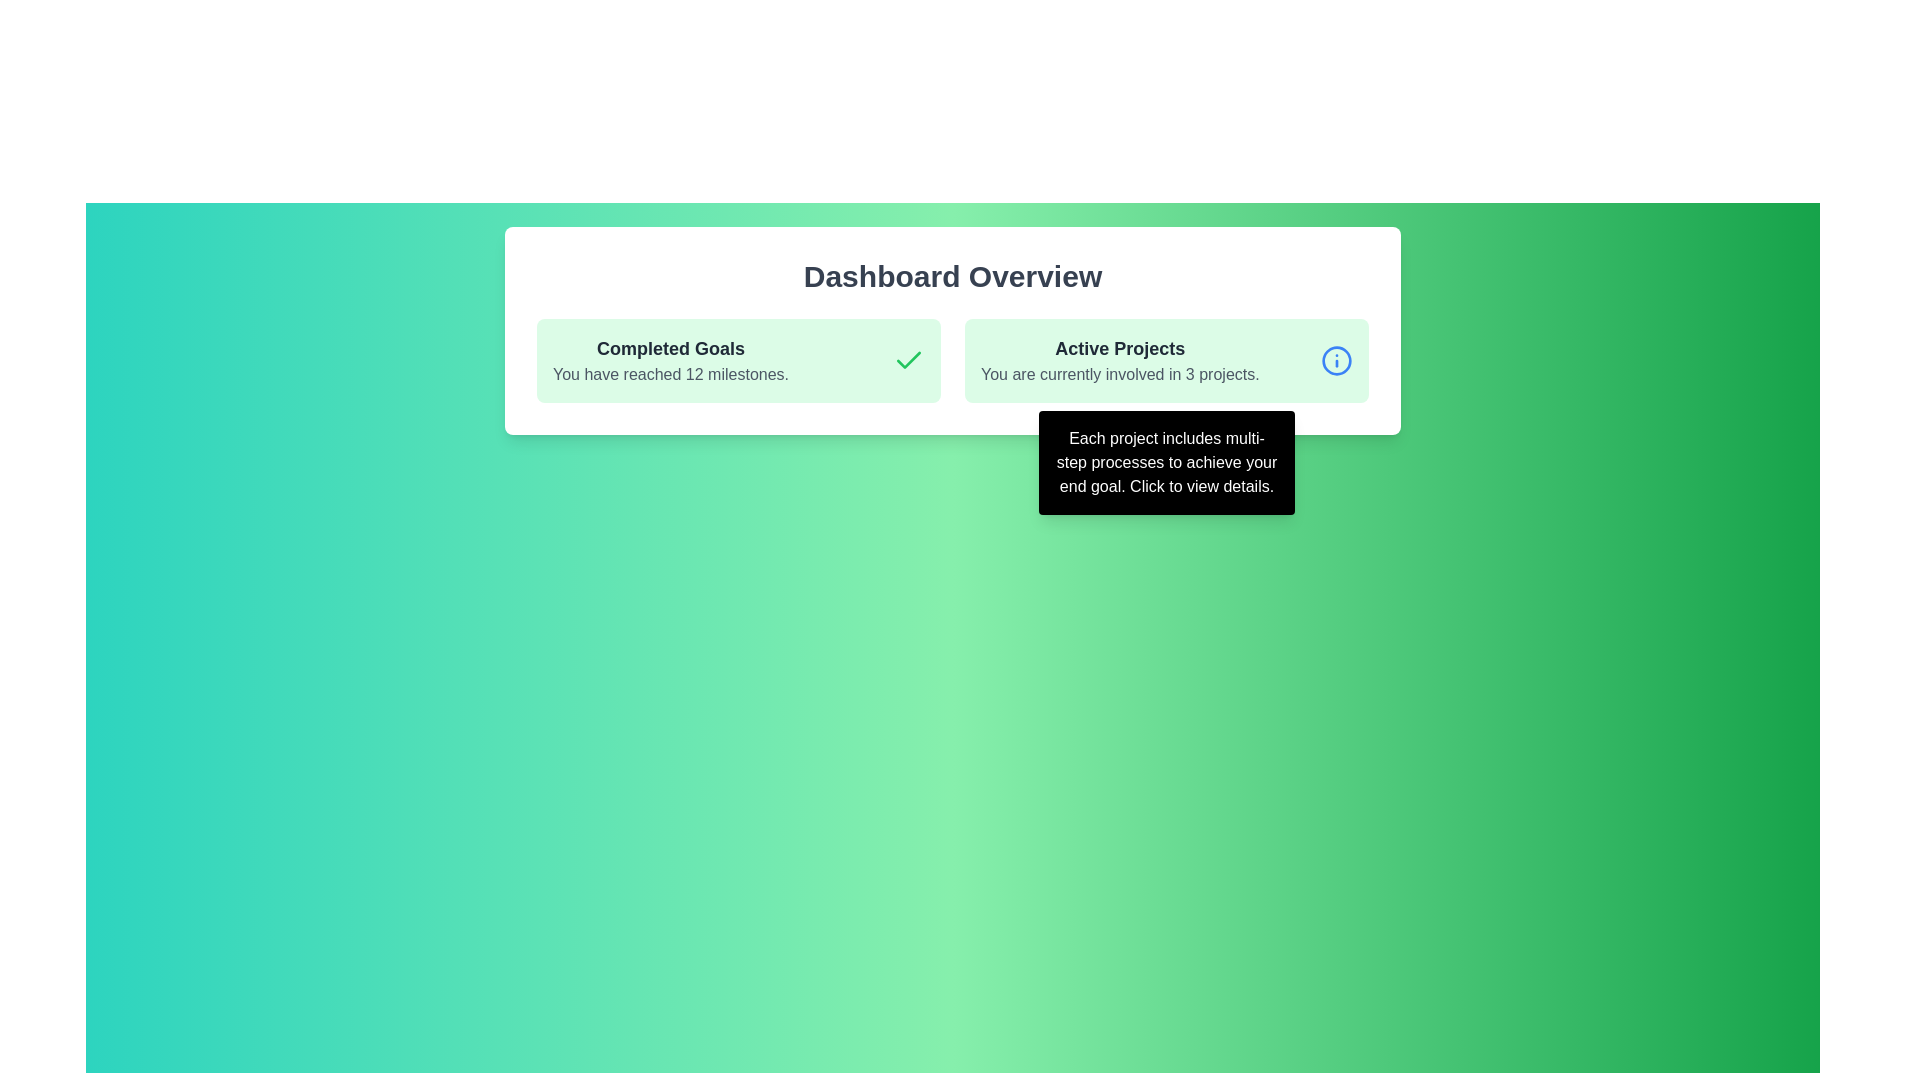 This screenshot has width=1920, height=1080. What do you see at coordinates (1120, 347) in the screenshot?
I see `the static text header that indicates the section for details about active projects, which is located above the phrase 'You are currently involved in 3 projects.'` at bounding box center [1120, 347].